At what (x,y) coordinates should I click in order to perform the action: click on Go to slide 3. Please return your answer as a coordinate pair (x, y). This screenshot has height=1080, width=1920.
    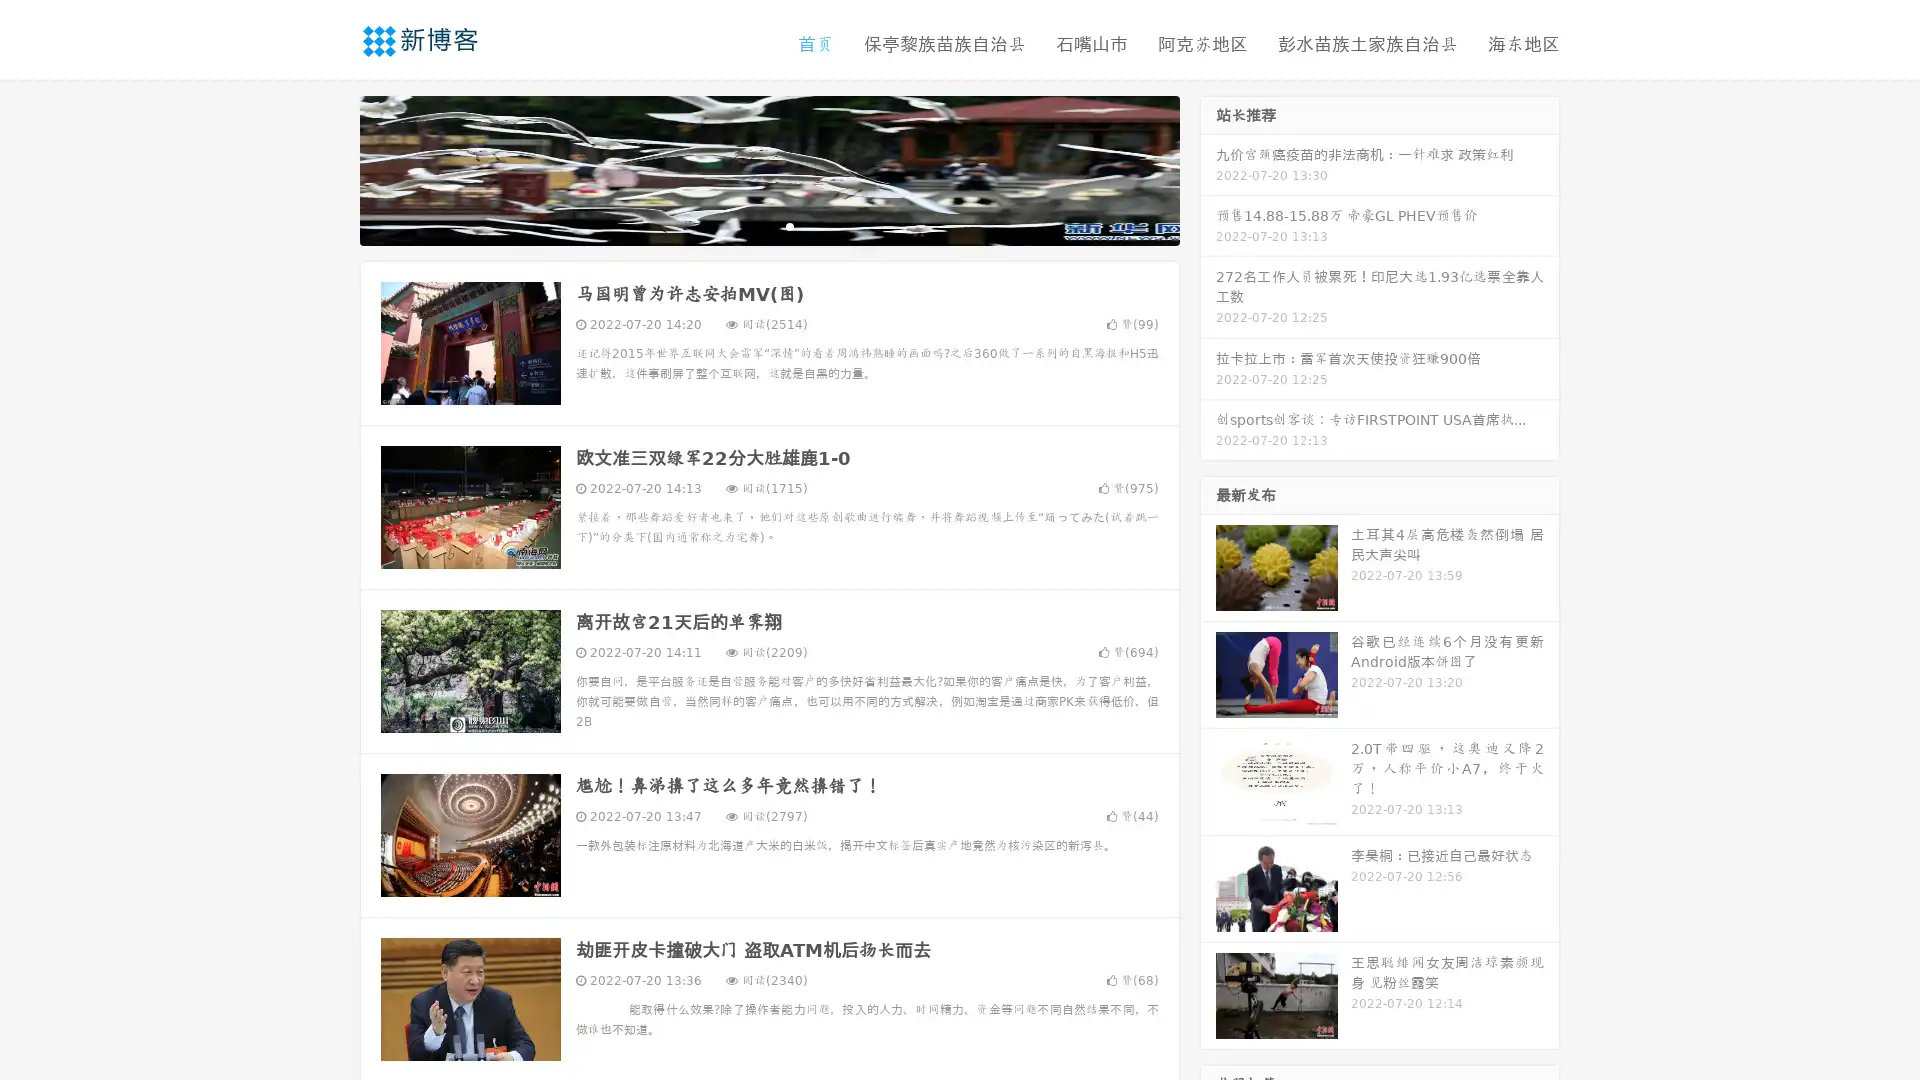
    Looking at the image, I should click on (789, 225).